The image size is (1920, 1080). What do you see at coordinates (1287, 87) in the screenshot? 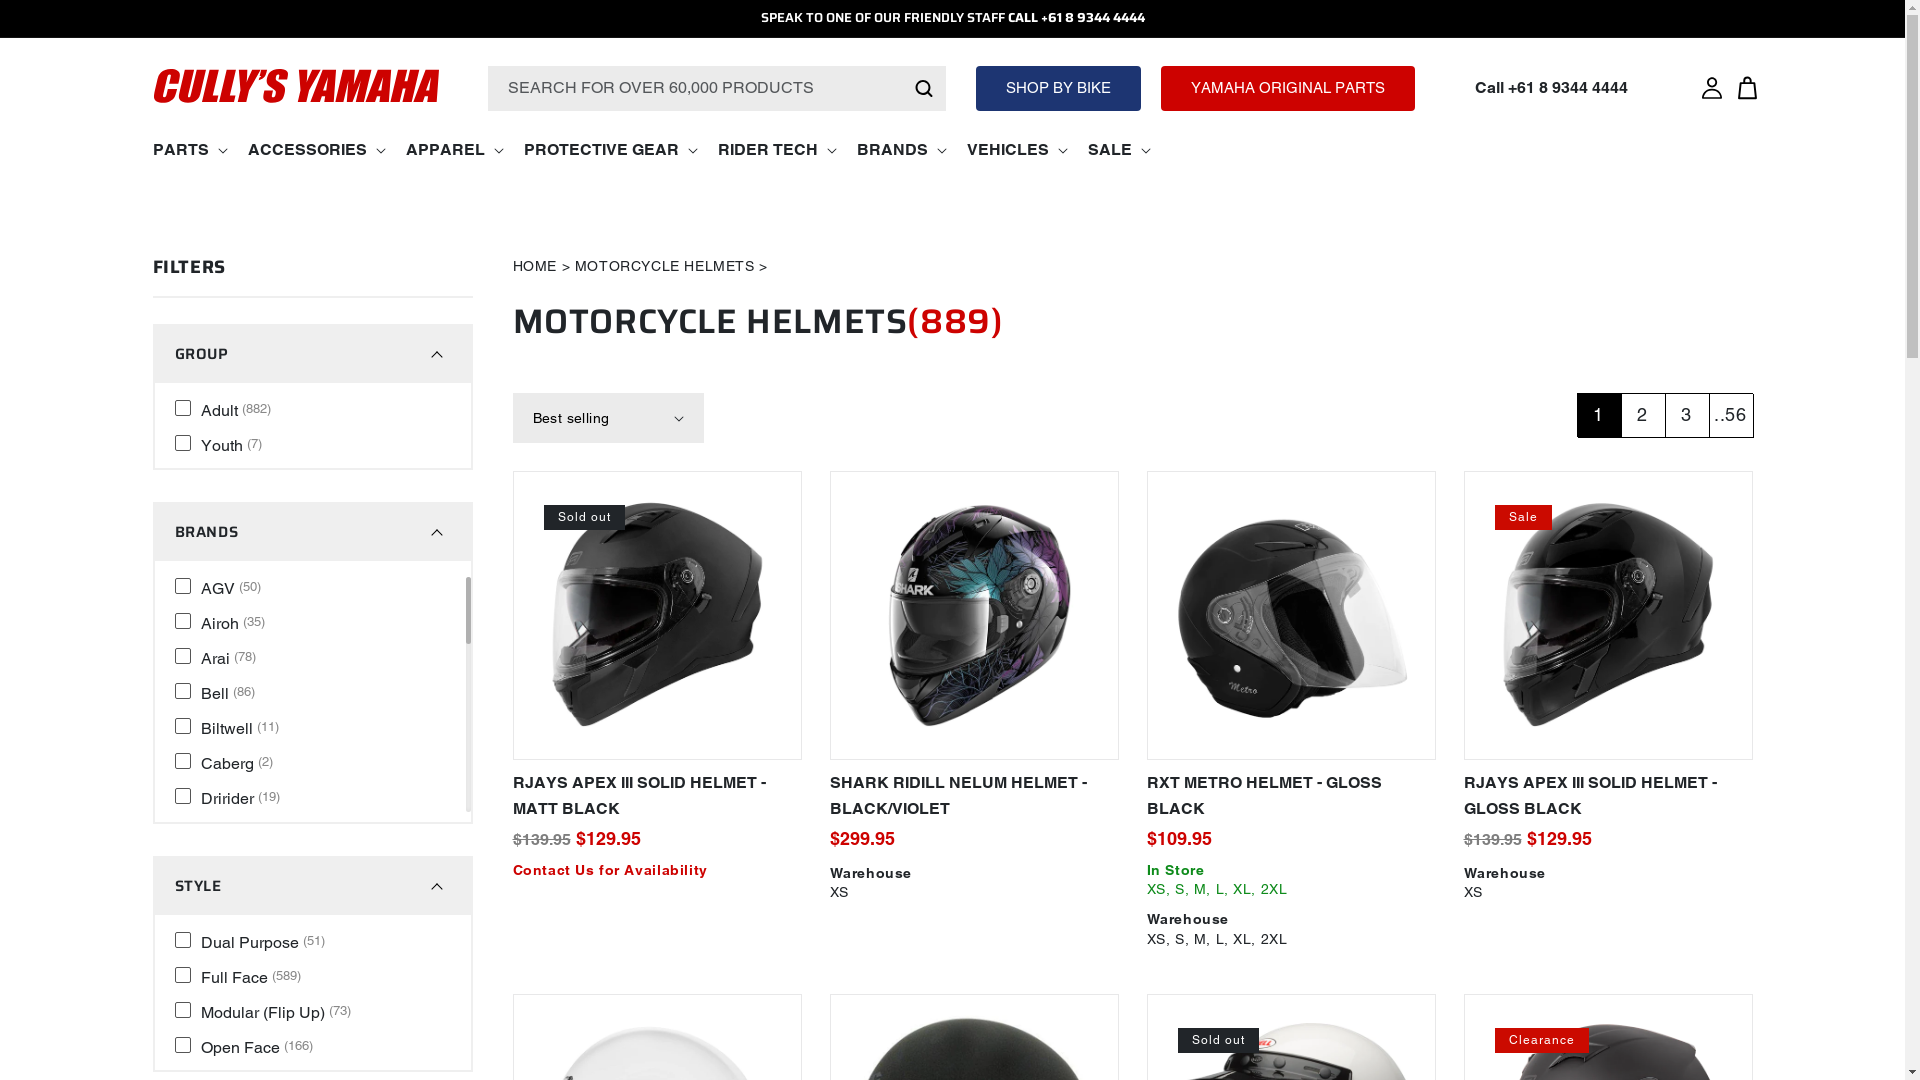
I see `'YAMAHA ORIGINAL PARTS'` at bounding box center [1287, 87].